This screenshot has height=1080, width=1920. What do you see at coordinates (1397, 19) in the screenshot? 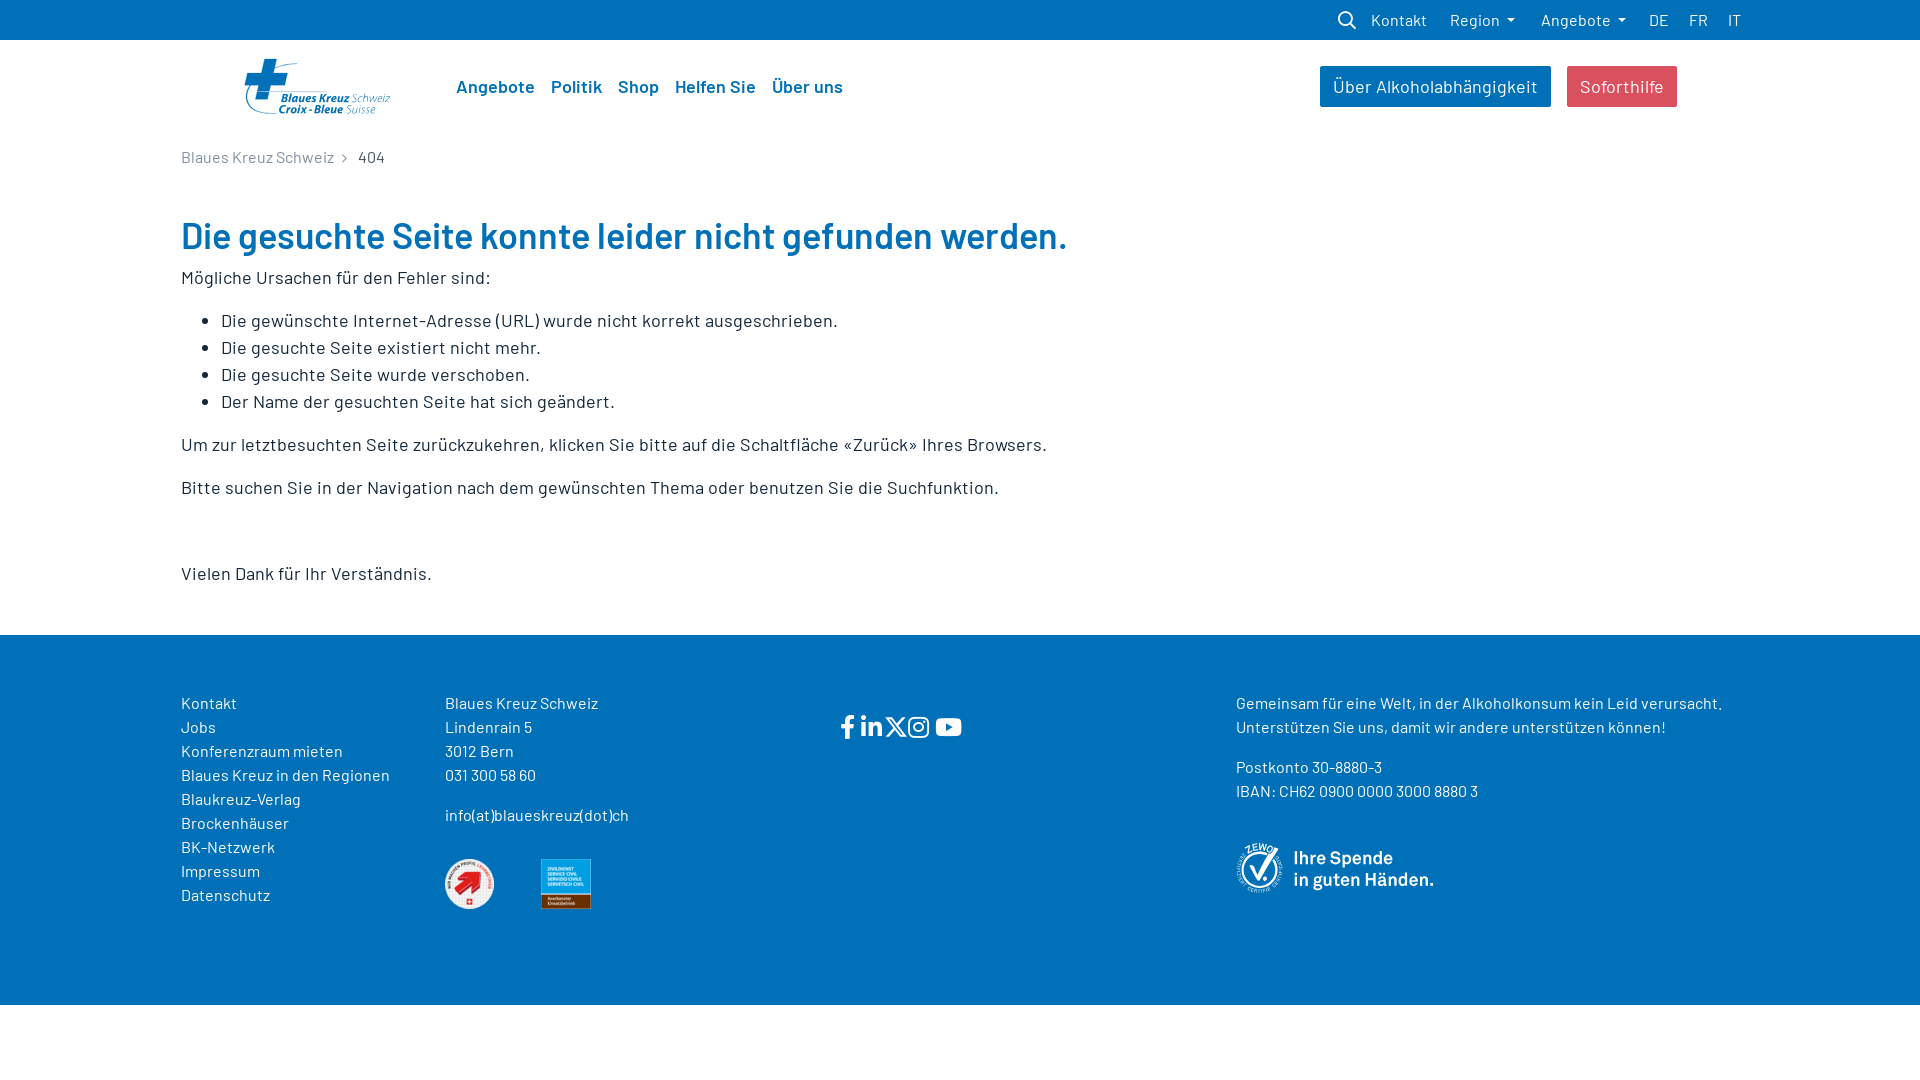
I see `'Kontakt'` at bounding box center [1397, 19].